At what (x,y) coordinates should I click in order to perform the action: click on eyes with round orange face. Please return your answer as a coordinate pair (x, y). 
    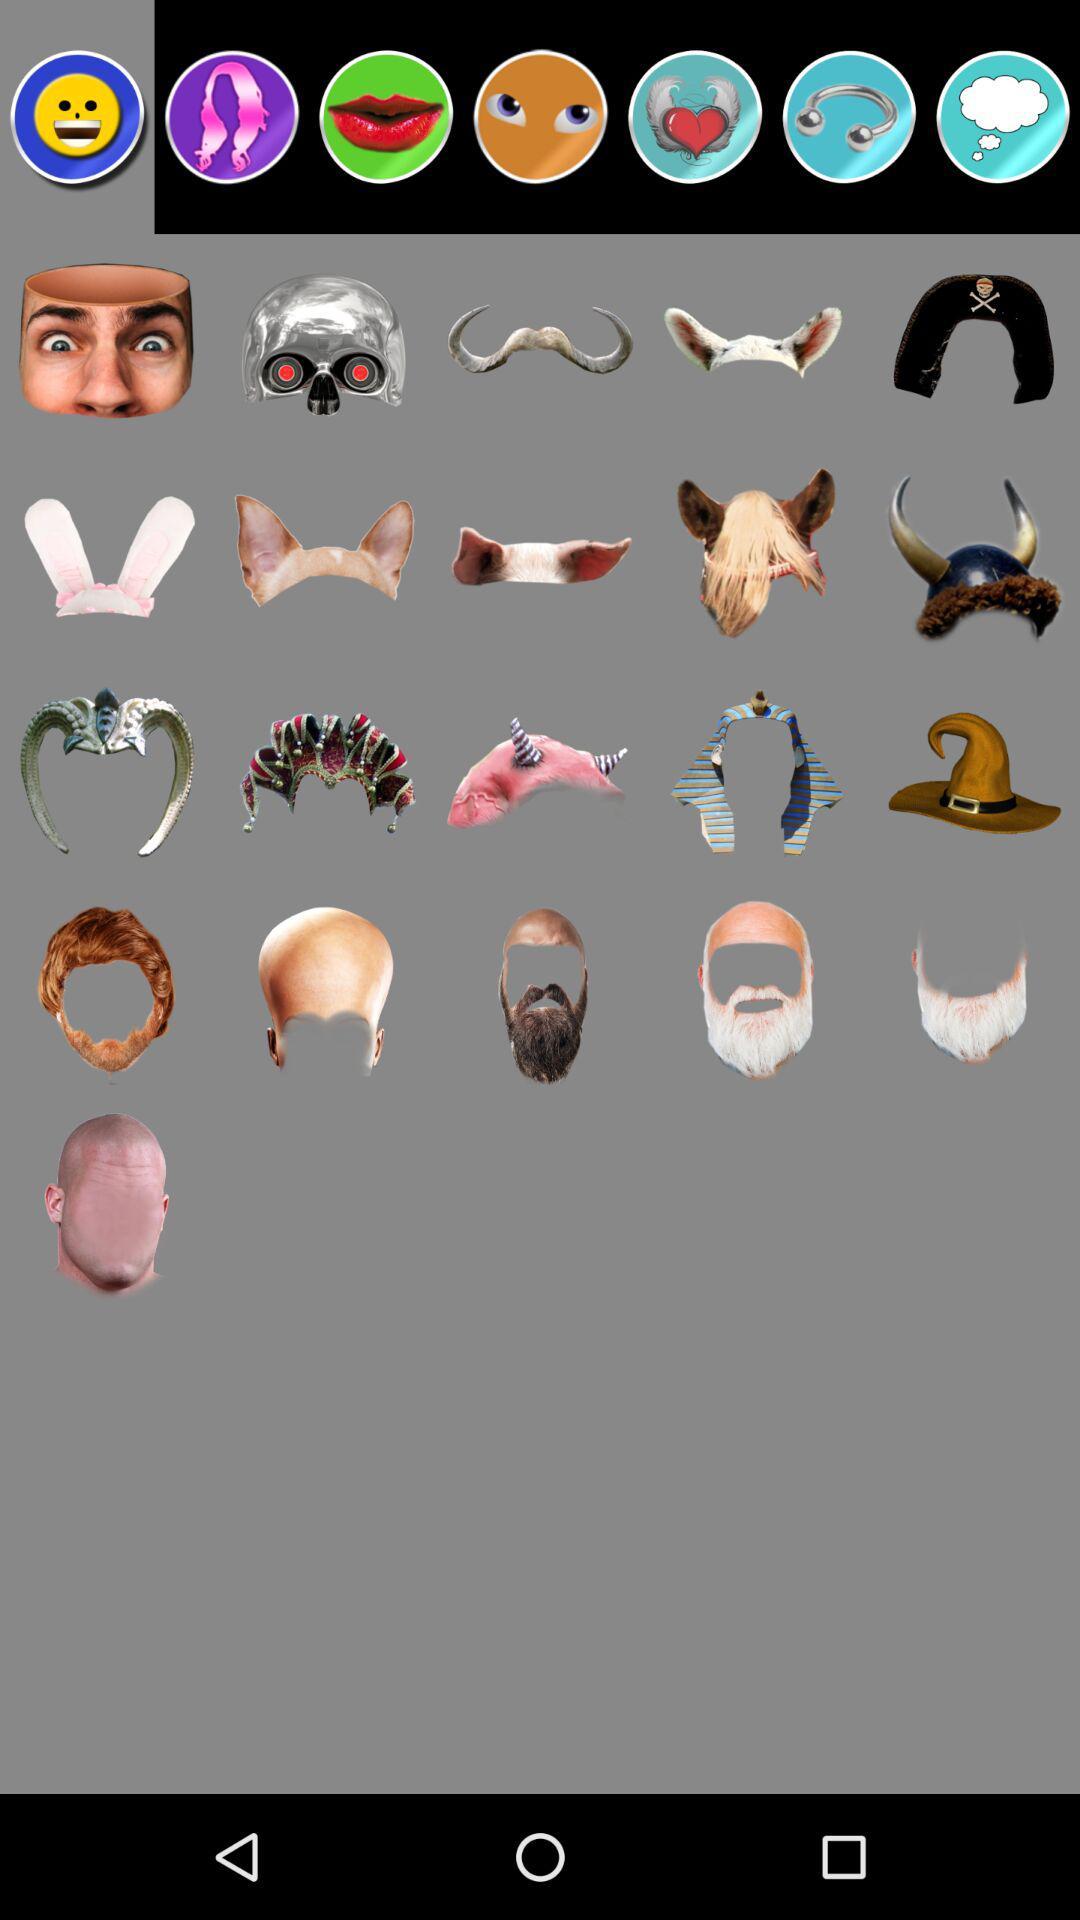
    Looking at the image, I should click on (540, 115).